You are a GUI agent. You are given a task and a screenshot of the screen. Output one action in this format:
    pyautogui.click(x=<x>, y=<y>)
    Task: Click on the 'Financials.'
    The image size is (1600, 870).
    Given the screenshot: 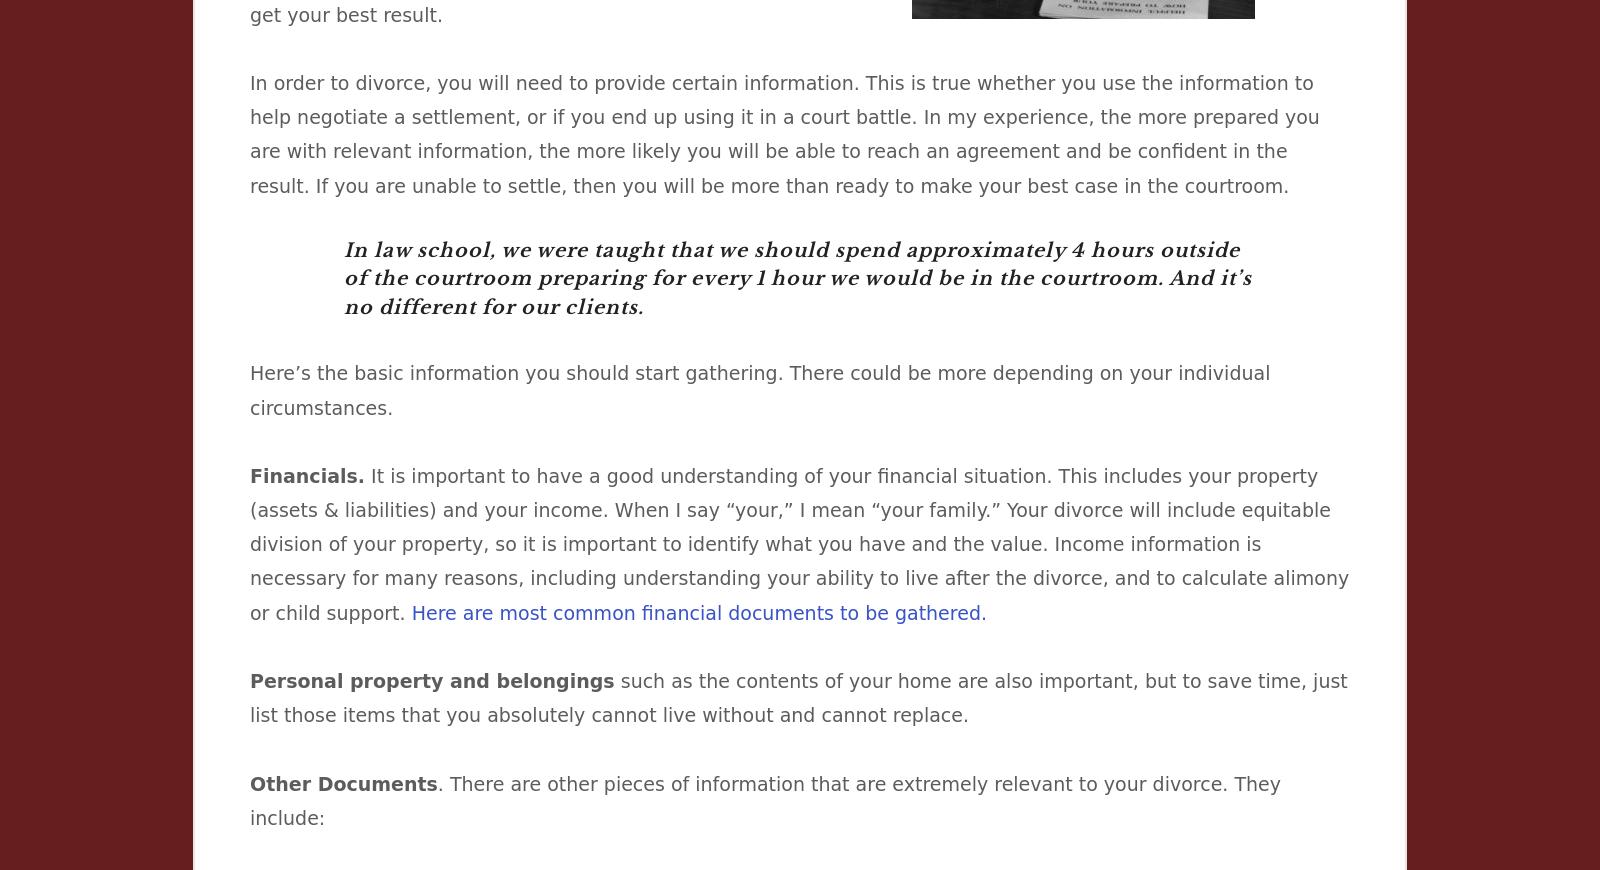 What is the action you would take?
    pyautogui.click(x=249, y=474)
    